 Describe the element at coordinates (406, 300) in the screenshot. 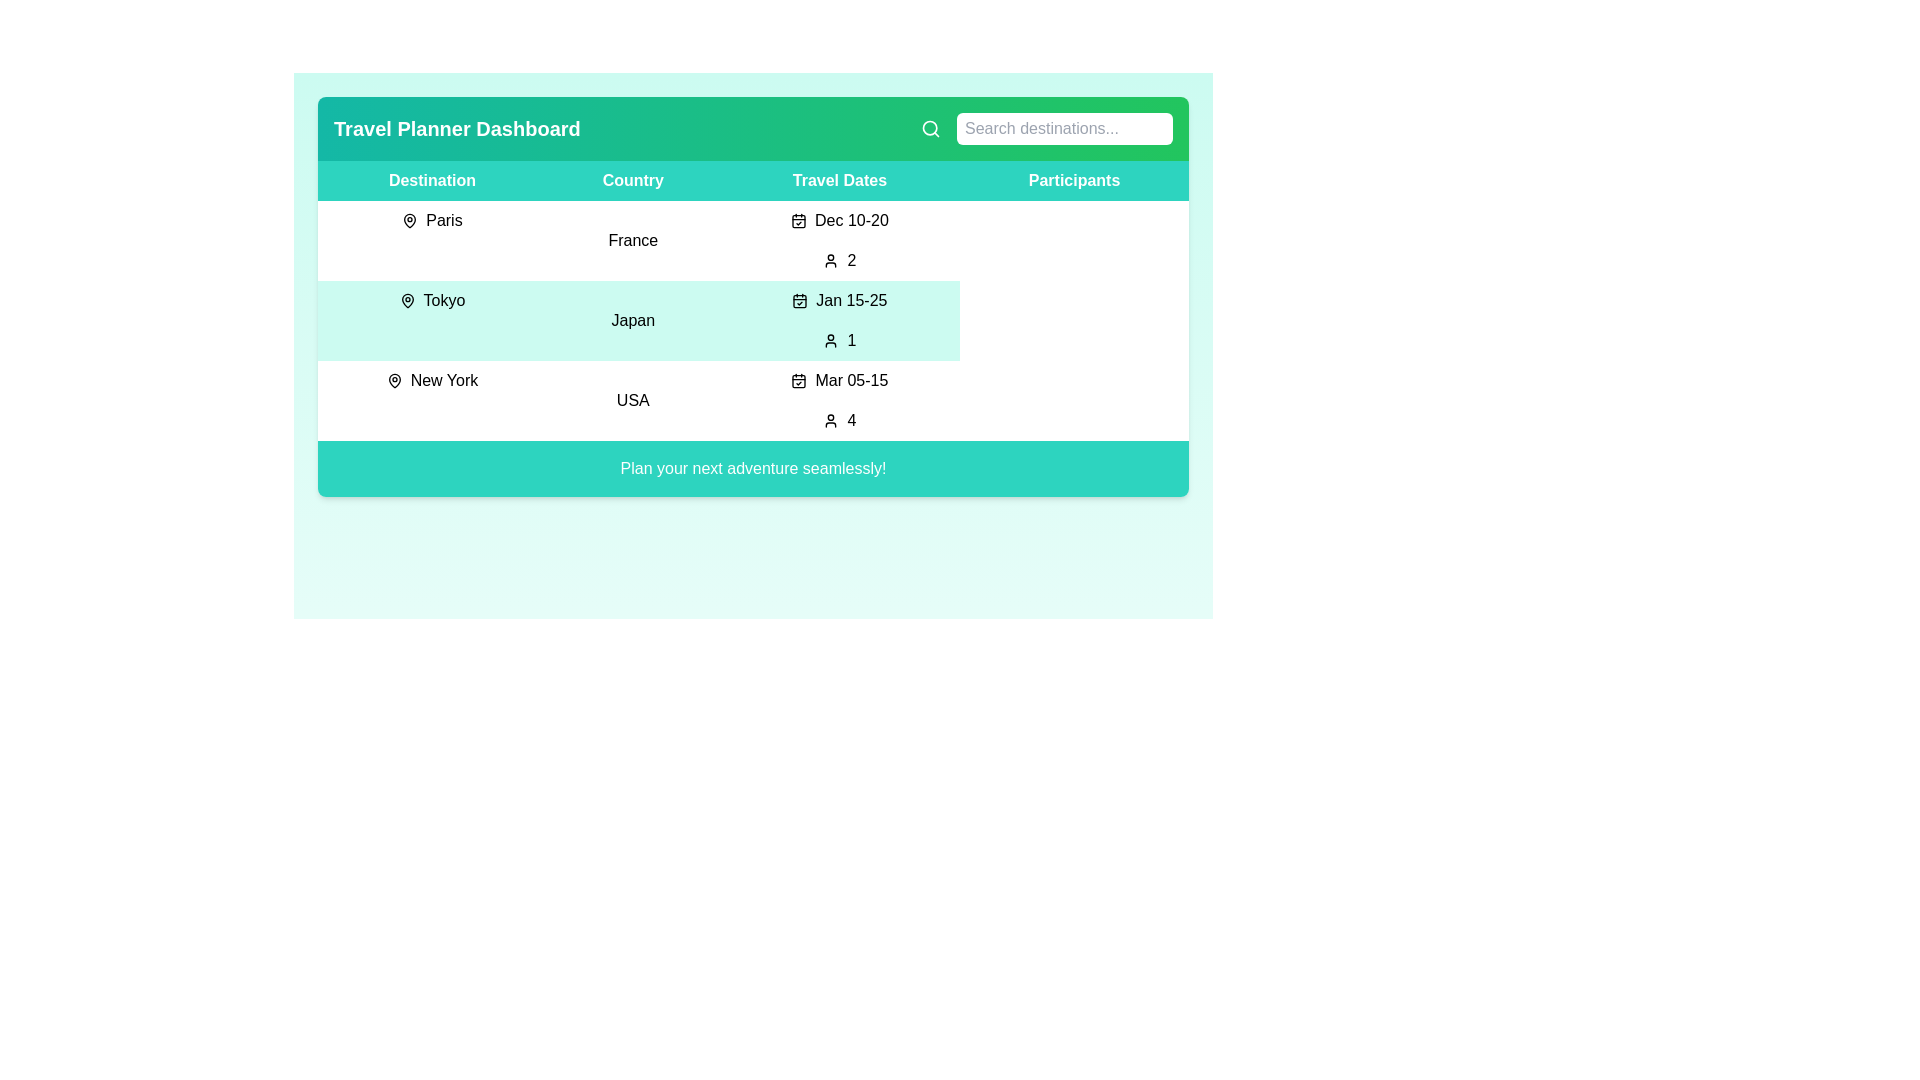

I see `the geographical location icon representing 'Tokyo' in the 'Destination' column, located in the second row of the table` at that location.